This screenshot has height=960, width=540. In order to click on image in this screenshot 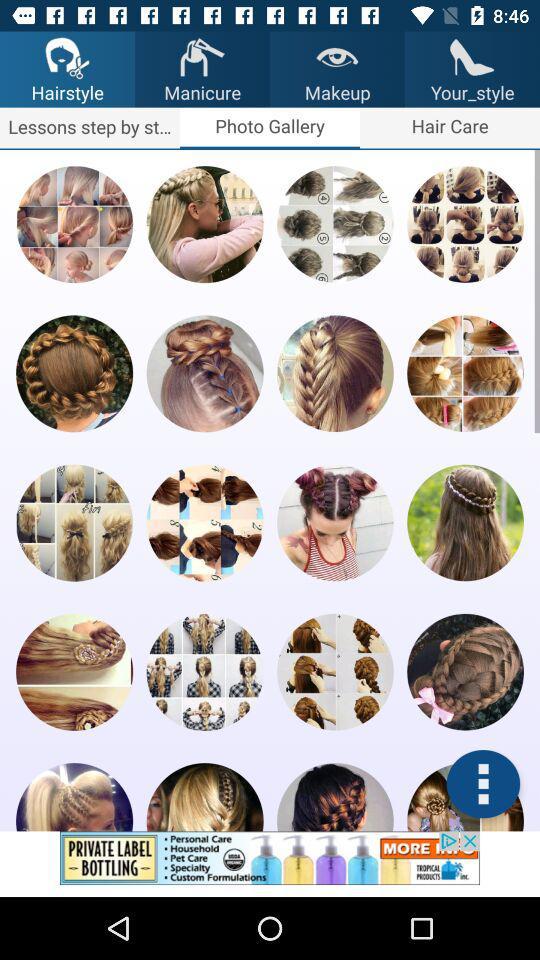, I will do `click(465, 672)`.